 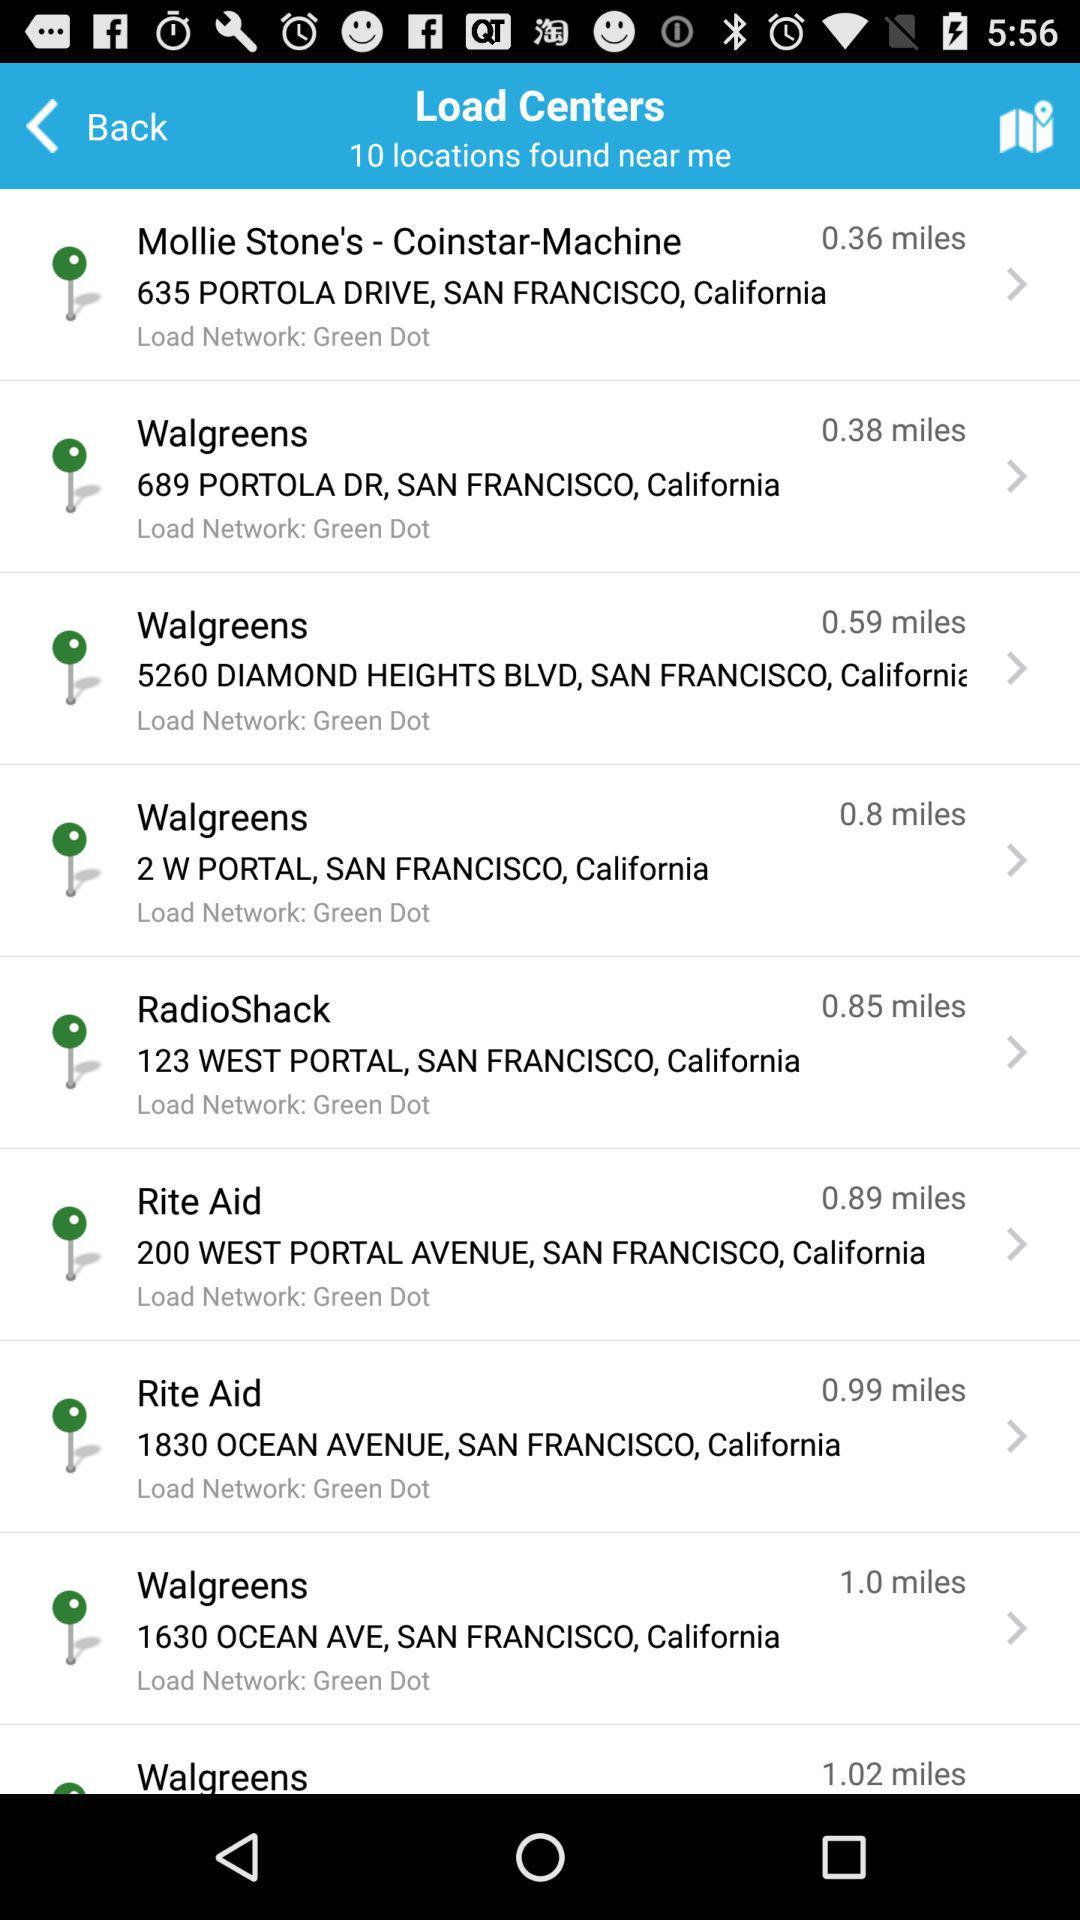 What do you see at coordinates (551, 675) in the screenshot?
I see `the 5260 diamond heights app` at bounding box center [551, 675].